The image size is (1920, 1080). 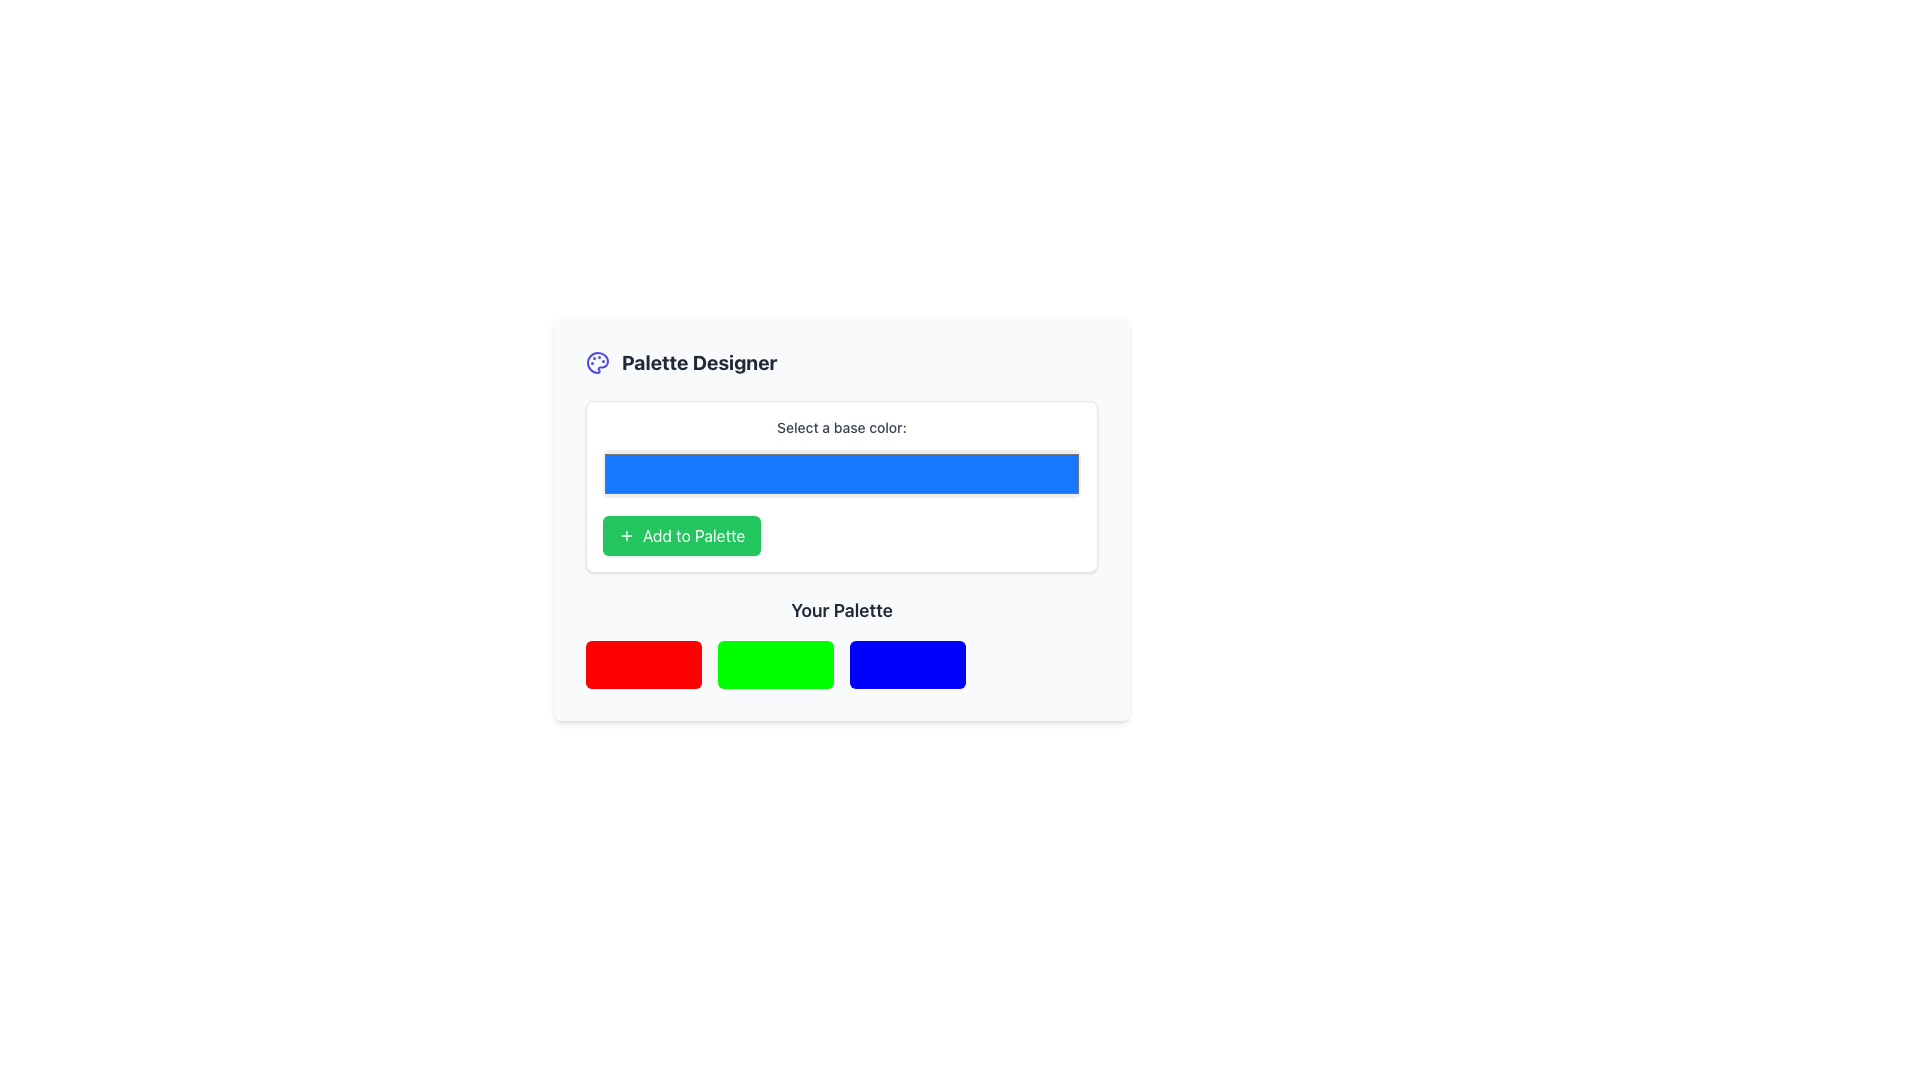 I want to click on the green button labeled 'Add to Palette' which contains the plus sign icon for addition functionality, so click(x=626, y=535).